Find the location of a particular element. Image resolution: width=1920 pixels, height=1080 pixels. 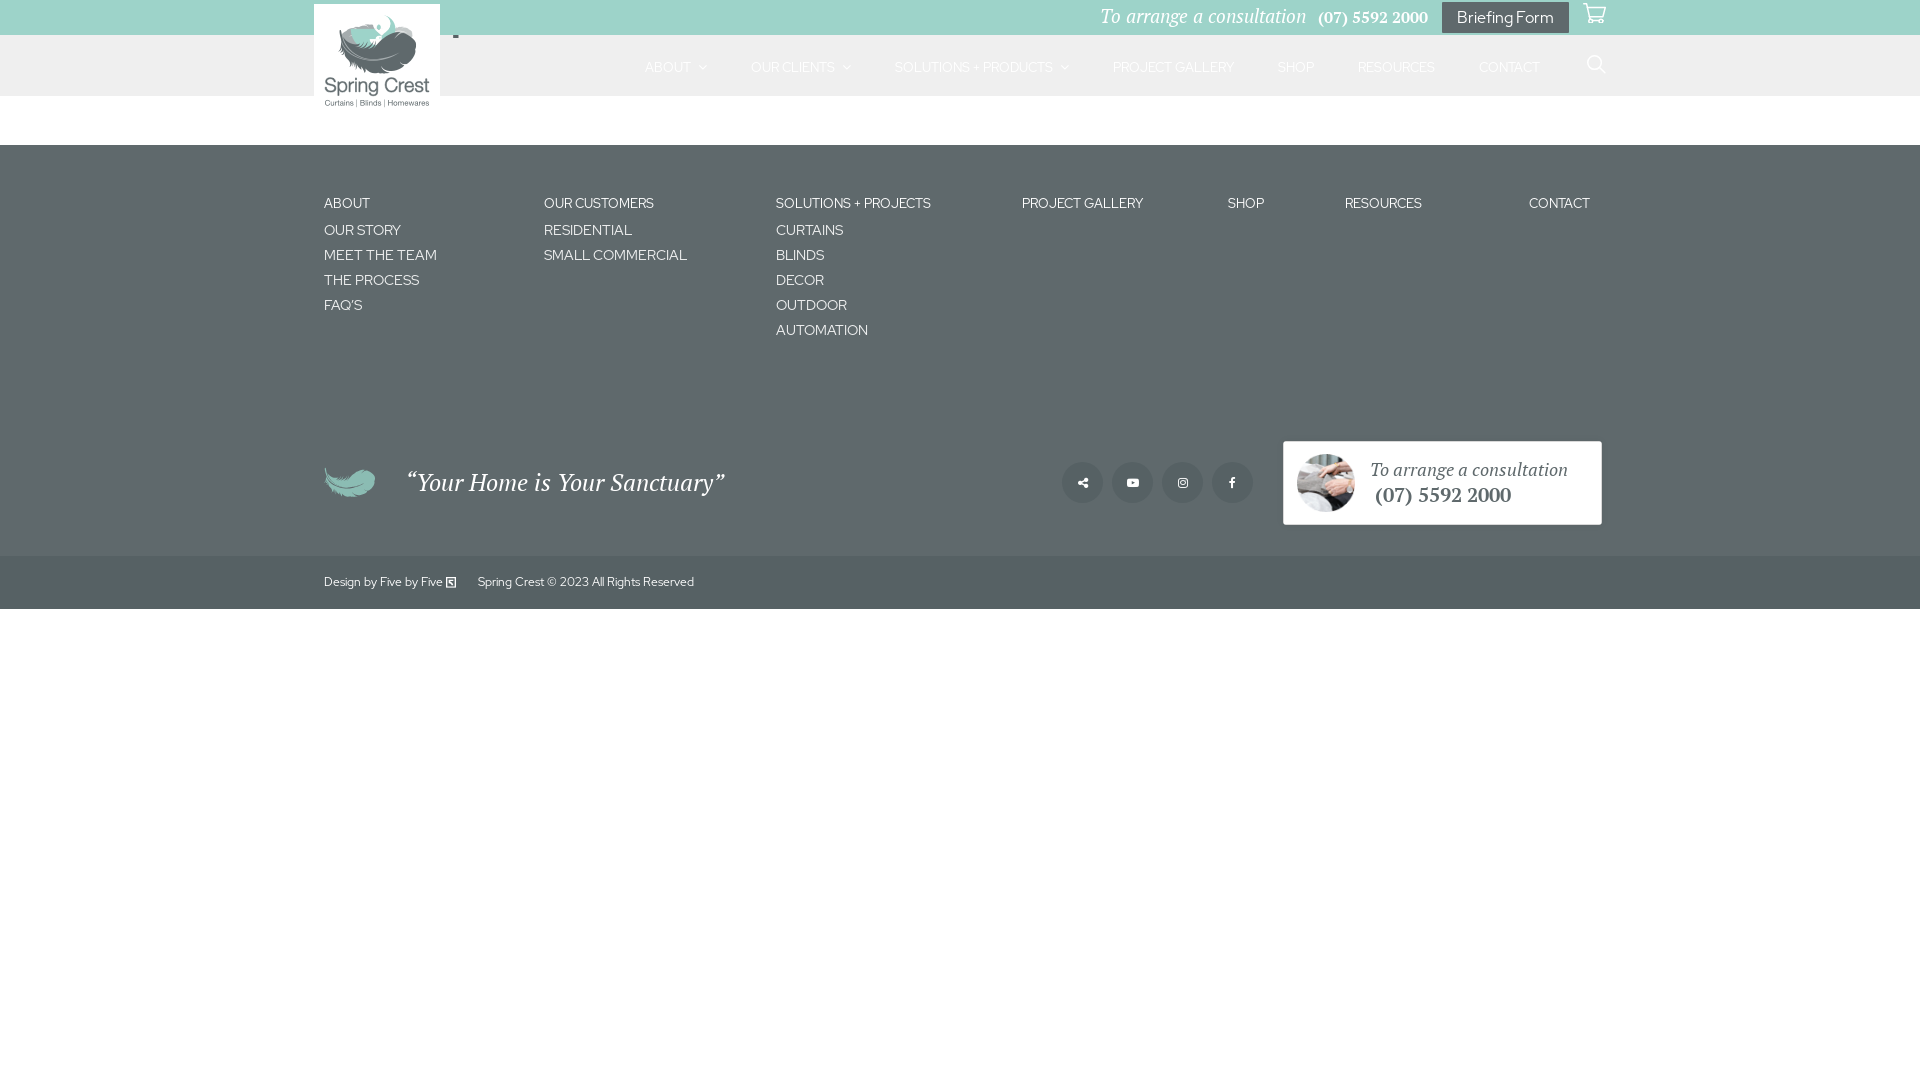

'RESIDENTIAL' is located at coordinates (650, 229).